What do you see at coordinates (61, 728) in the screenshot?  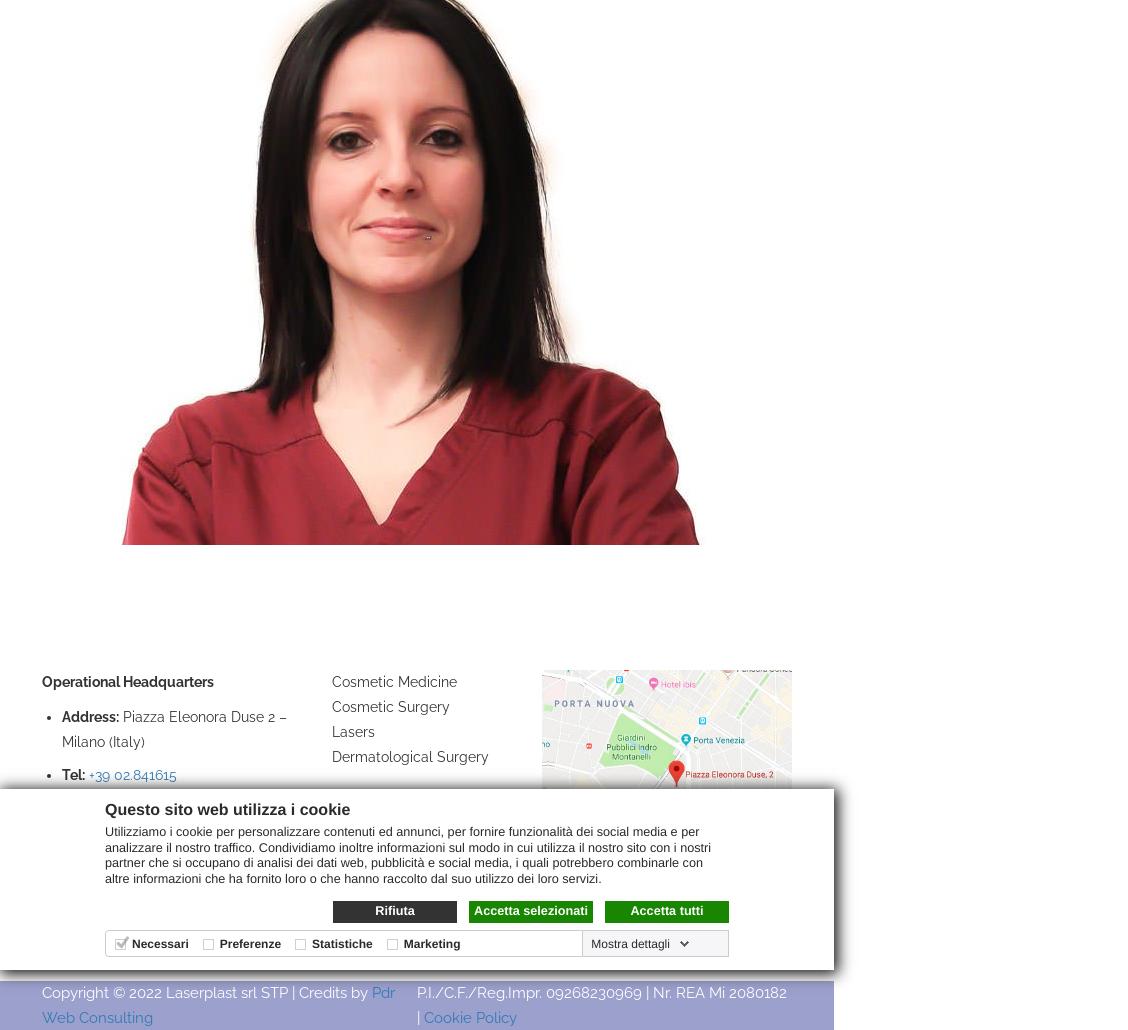 I see `'Piazza Eleonora Duse 2 – Milano (Italy)'` at bounding box center [61, 728].